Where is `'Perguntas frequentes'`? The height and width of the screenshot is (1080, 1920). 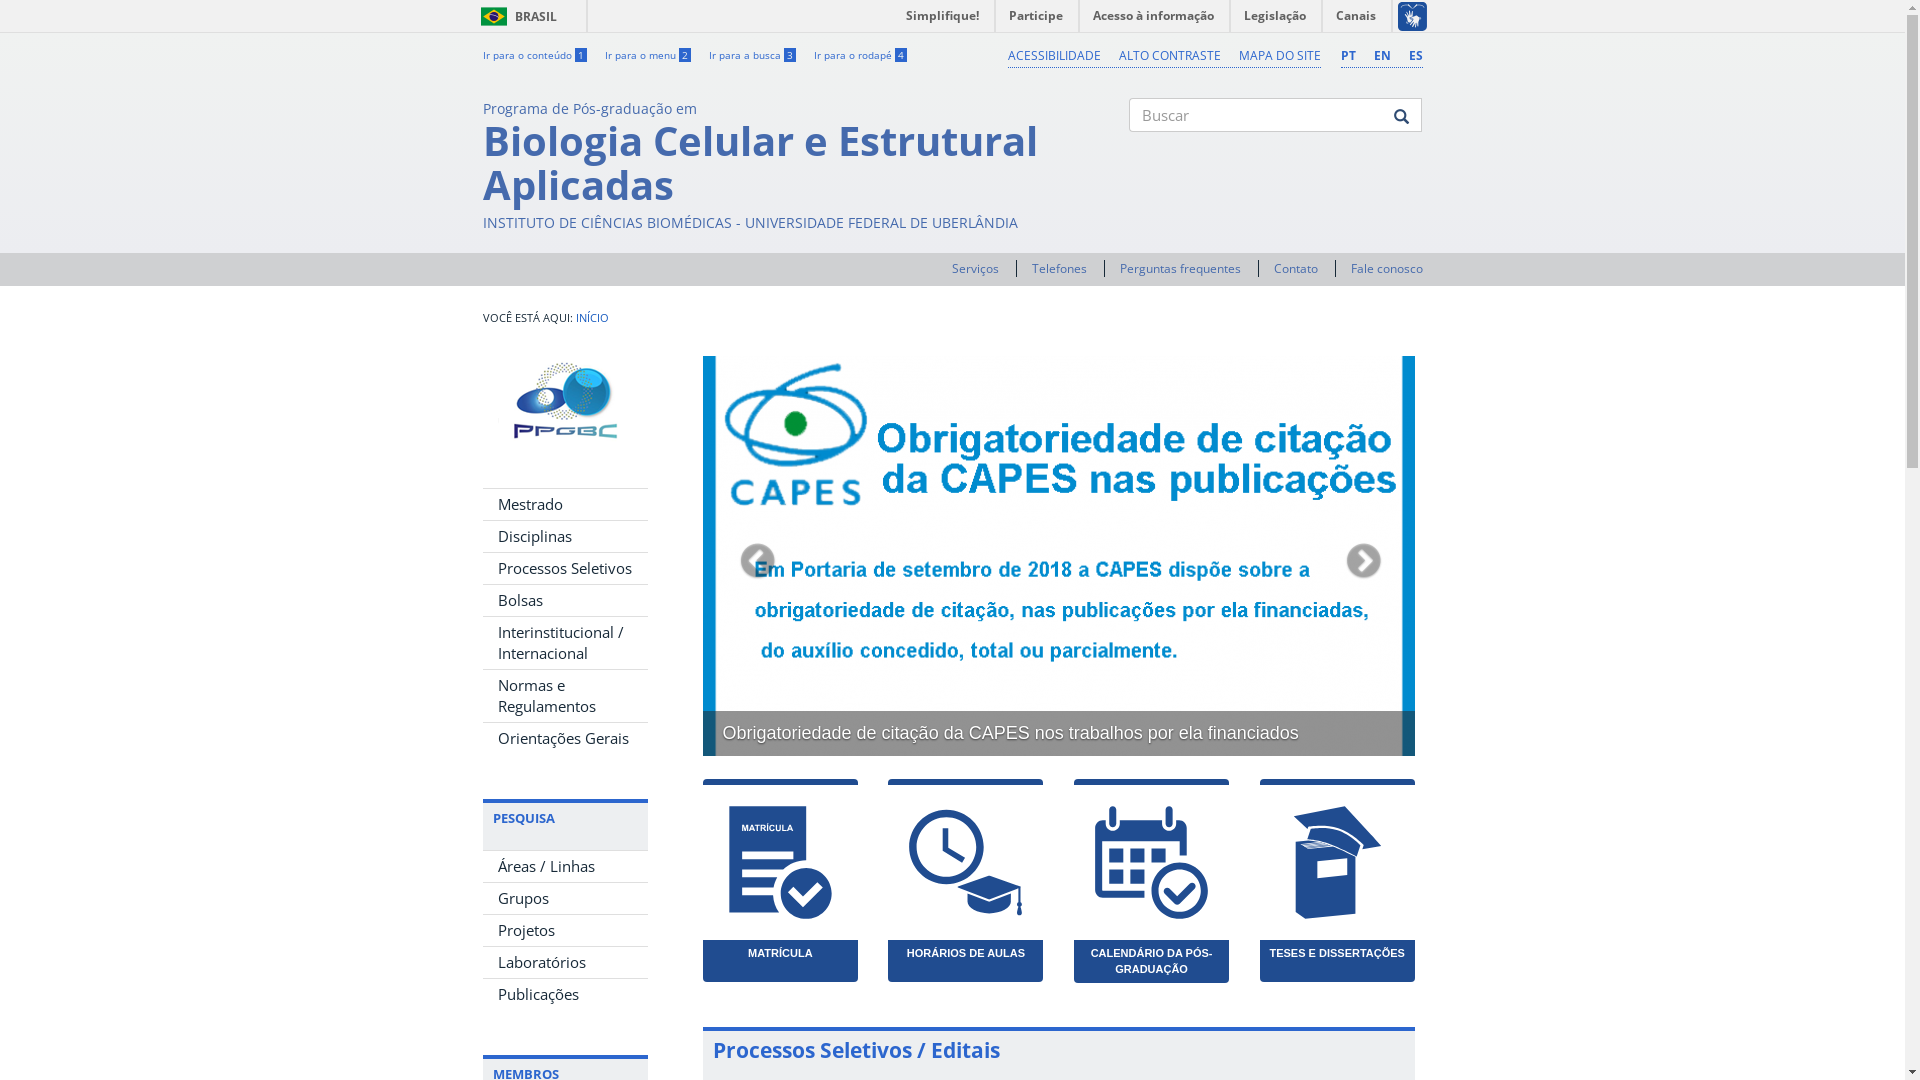
'Perguntas frequentes' is located at coordinates (1118, 267).